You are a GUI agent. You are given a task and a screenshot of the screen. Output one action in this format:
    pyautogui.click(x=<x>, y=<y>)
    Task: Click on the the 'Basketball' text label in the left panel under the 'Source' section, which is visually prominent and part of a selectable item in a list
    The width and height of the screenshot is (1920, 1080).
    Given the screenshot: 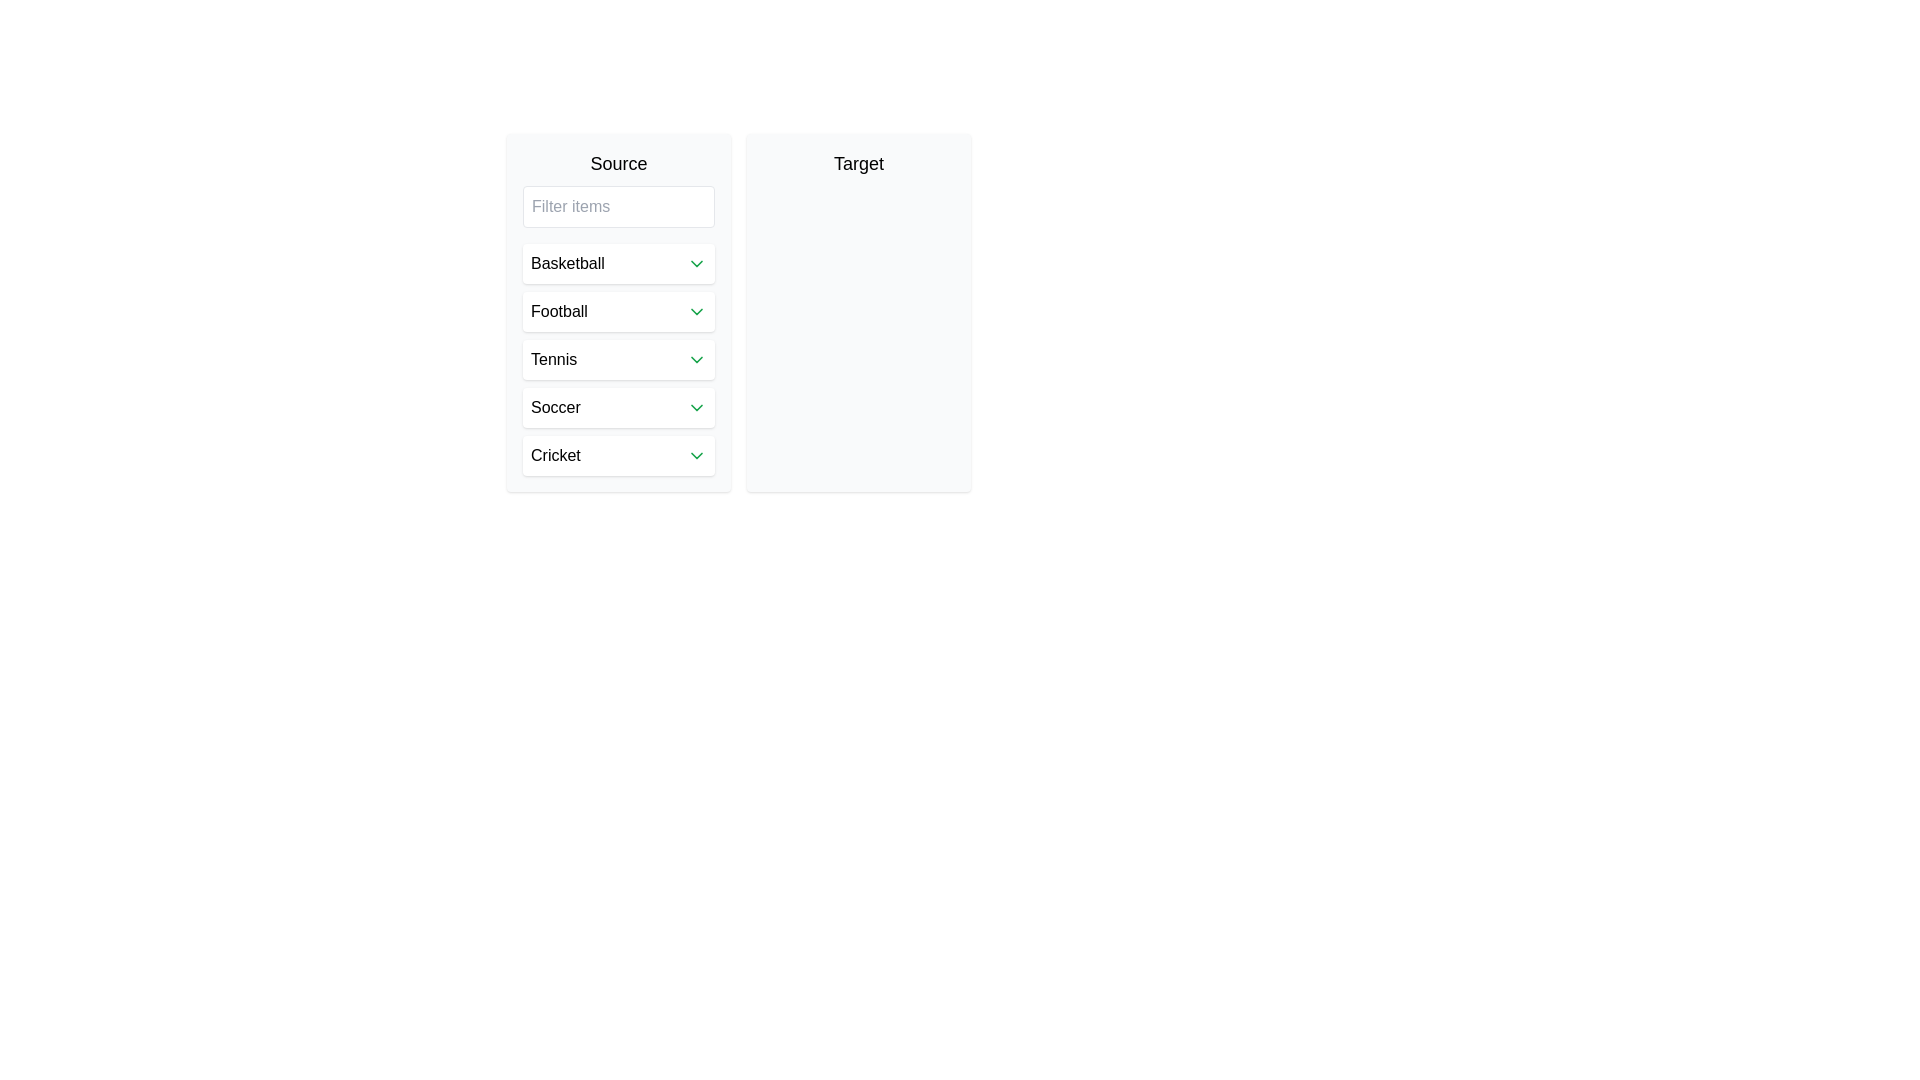 What is the action you would take?
    pyautogui.click(x=566, y=262)
    